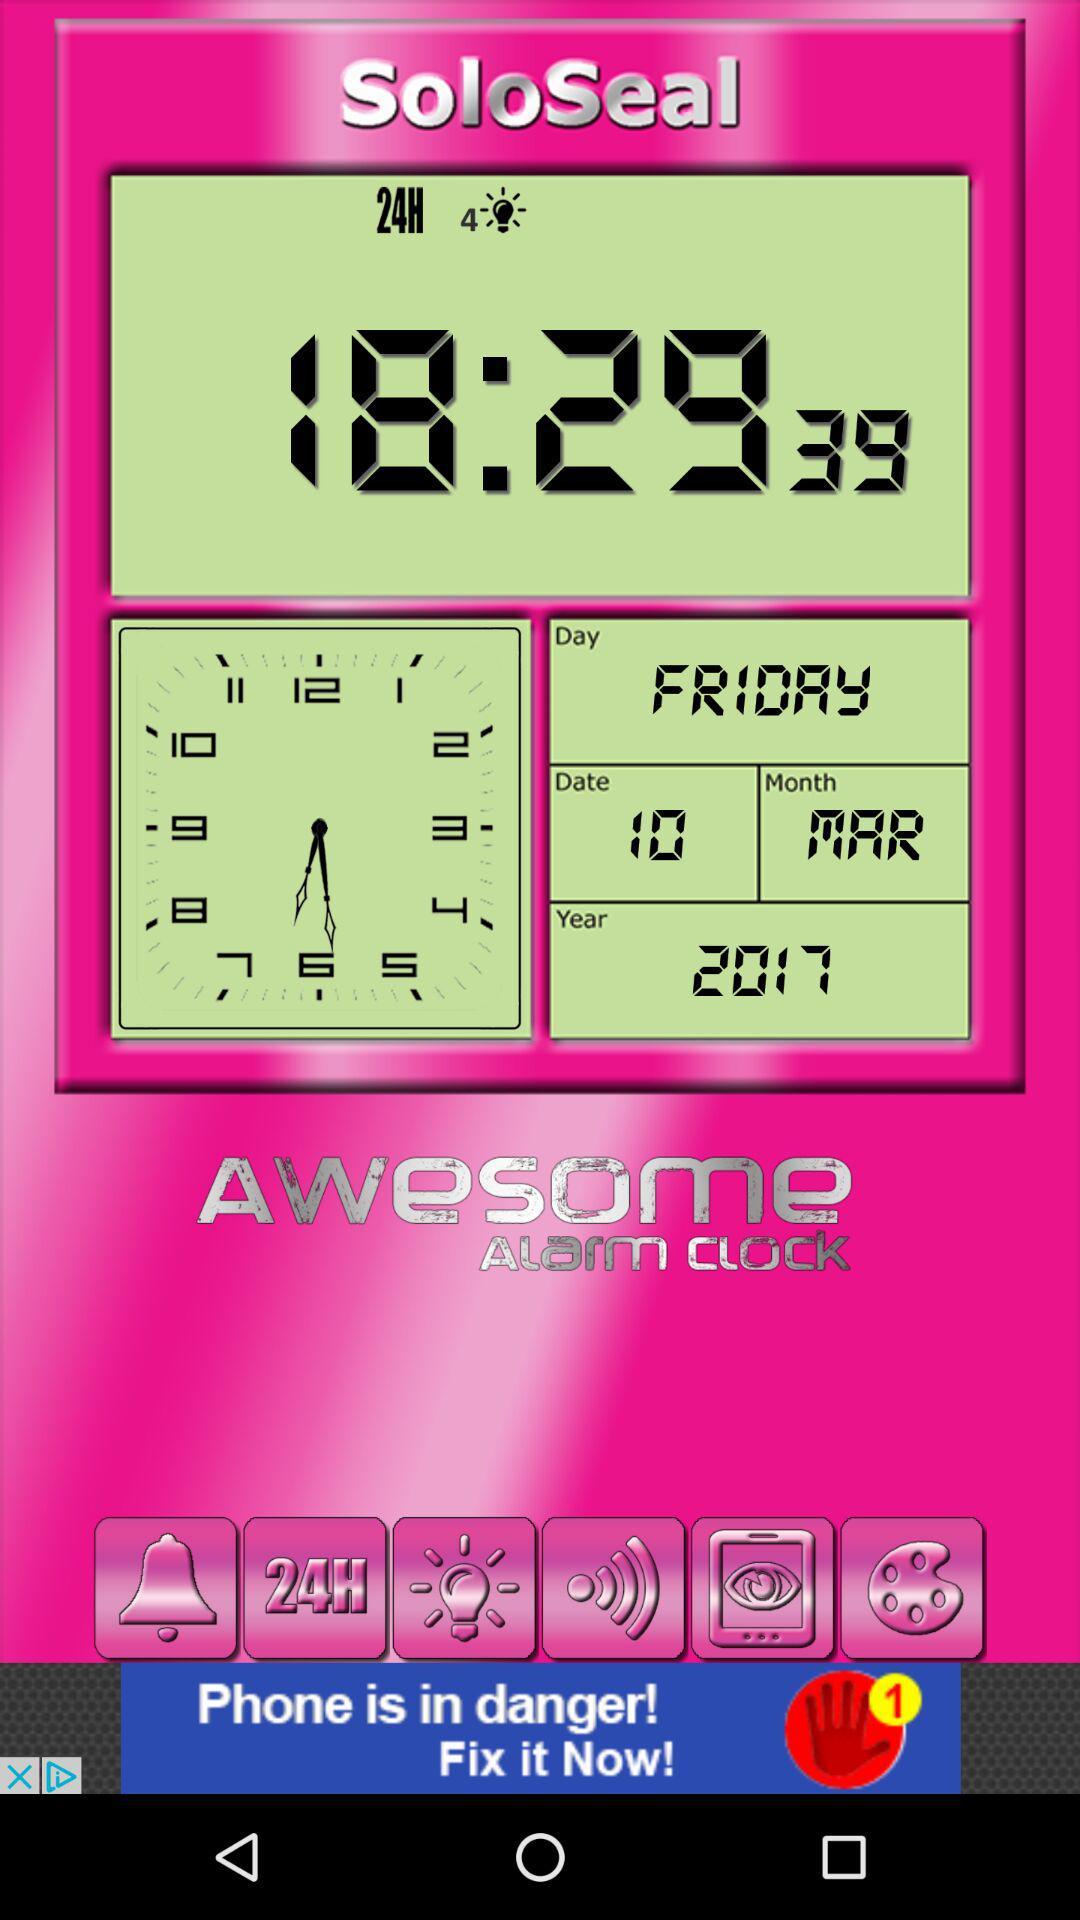 Image resolution: width=1080 pixels, height=1920 pixels. I want to click on option to dim backlight or set it to automatic brightness, so click(464, 1587).